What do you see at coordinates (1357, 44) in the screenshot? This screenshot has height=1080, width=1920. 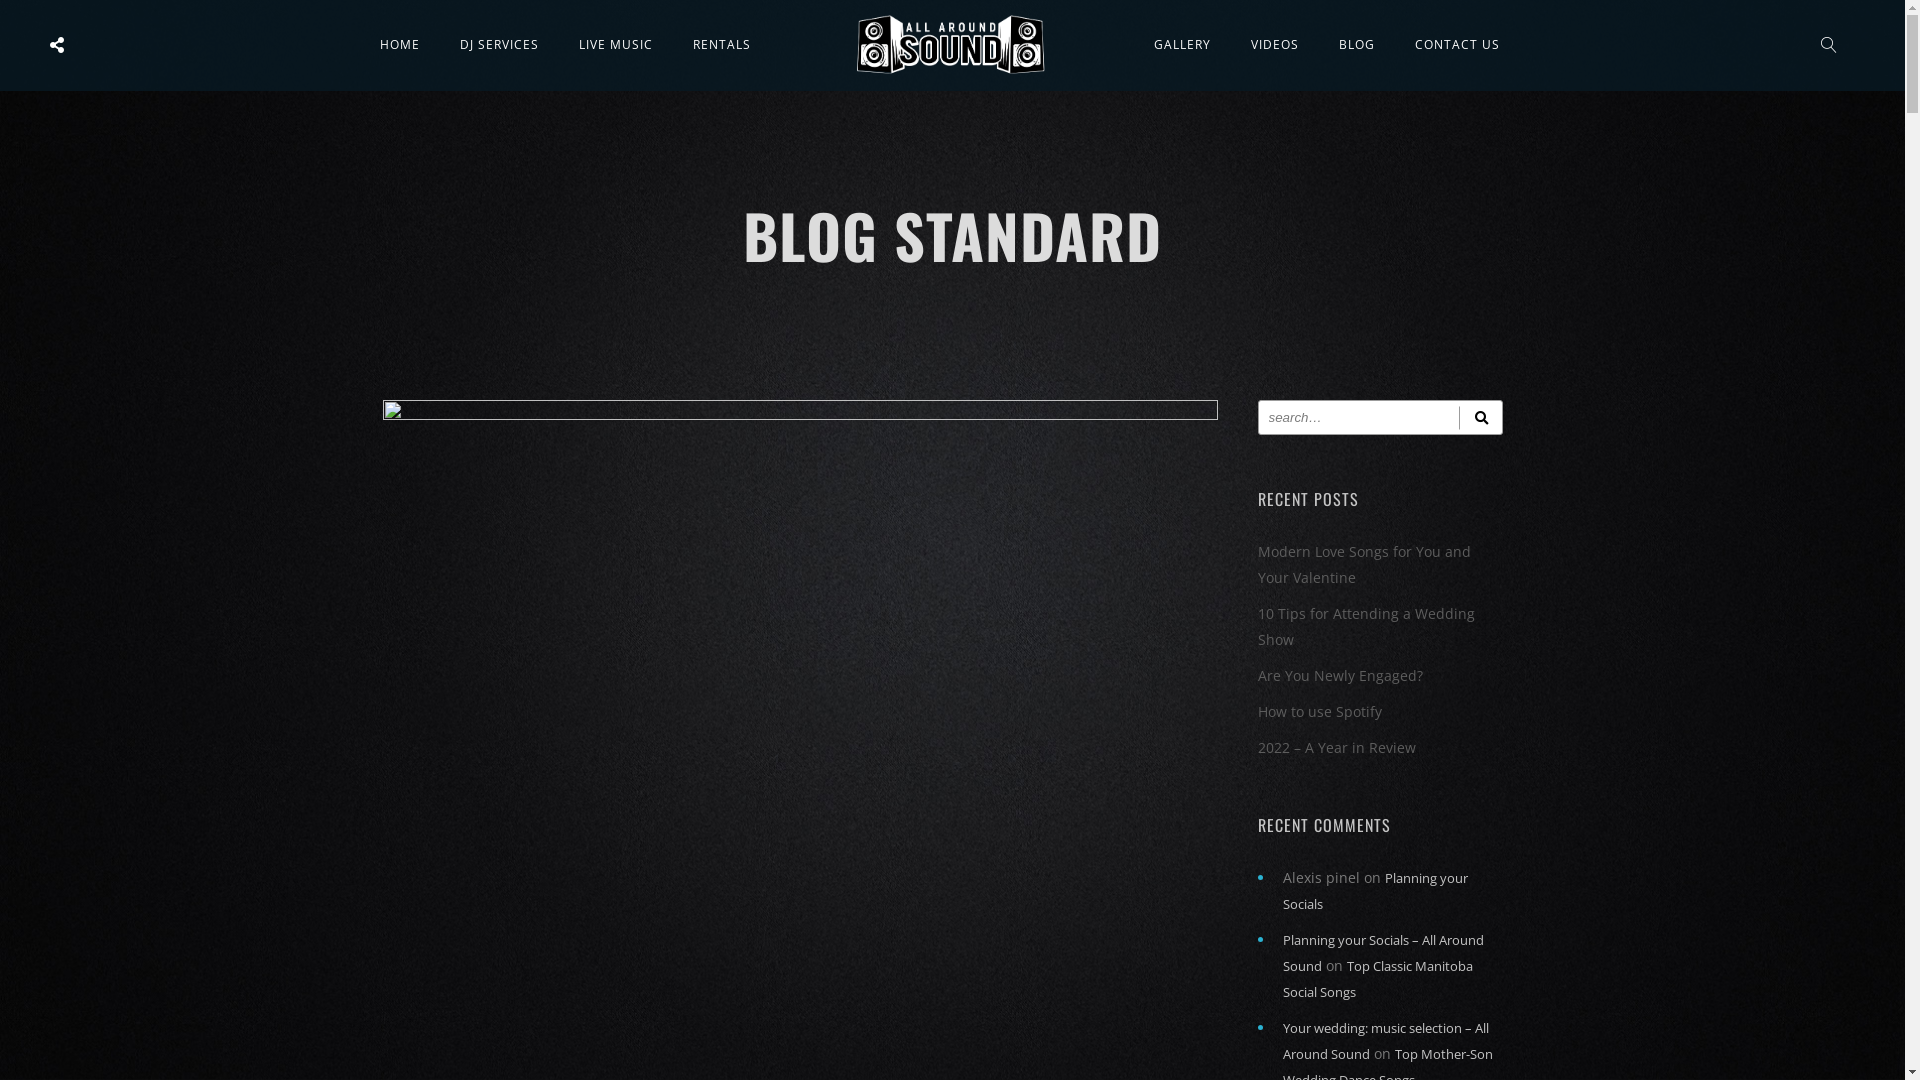 I see `'BLOG'` at bounding box center [1357, 44].